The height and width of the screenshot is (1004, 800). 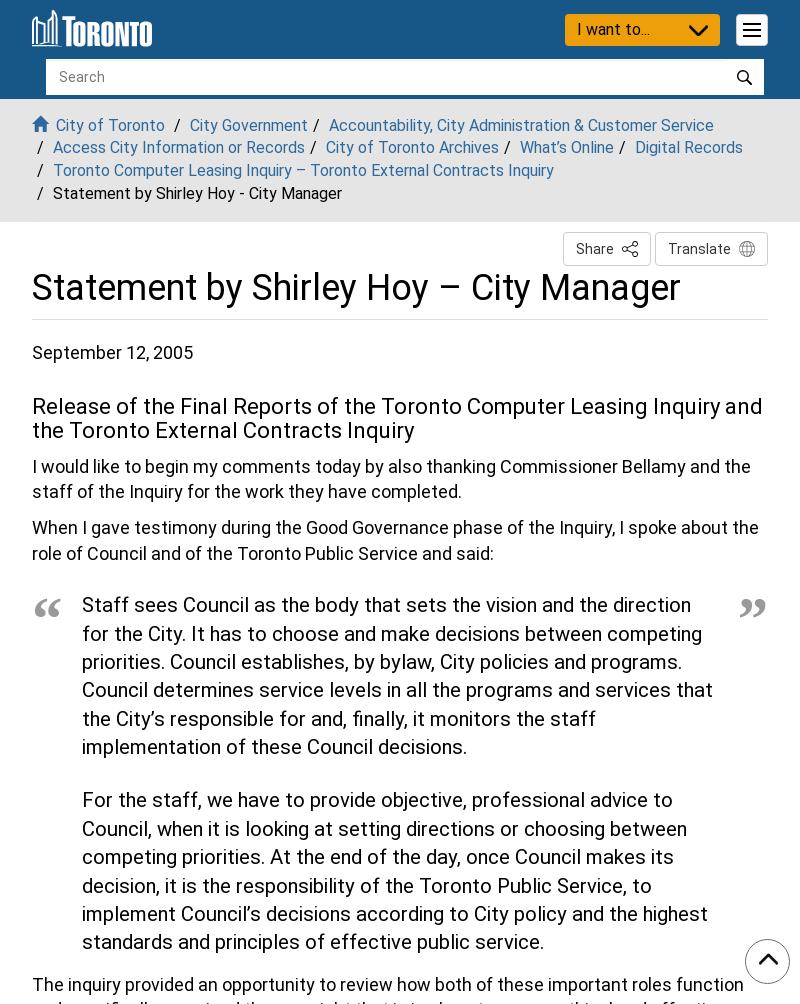 What do you see at coordinates (649, 245) in the screenshot?
I see `'This Page'` at bounding box center [649, 245].